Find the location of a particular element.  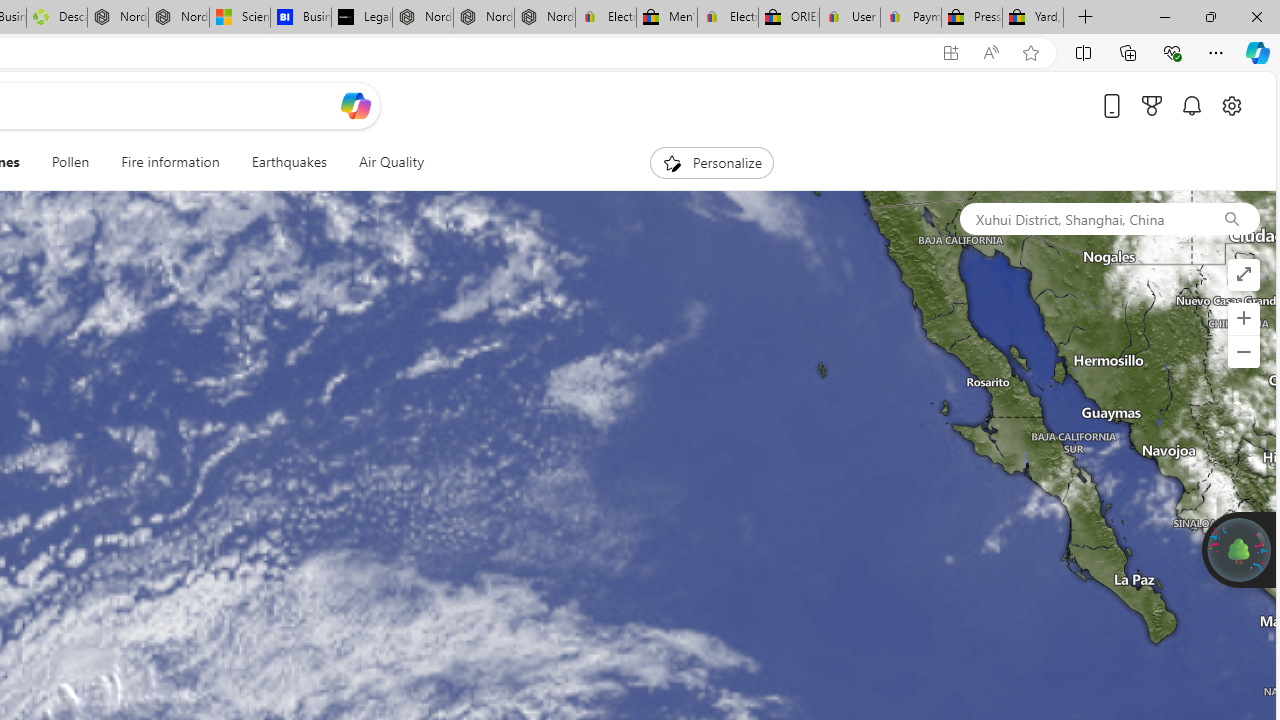

'Earthquakes' is located at coordinates (287, 162).